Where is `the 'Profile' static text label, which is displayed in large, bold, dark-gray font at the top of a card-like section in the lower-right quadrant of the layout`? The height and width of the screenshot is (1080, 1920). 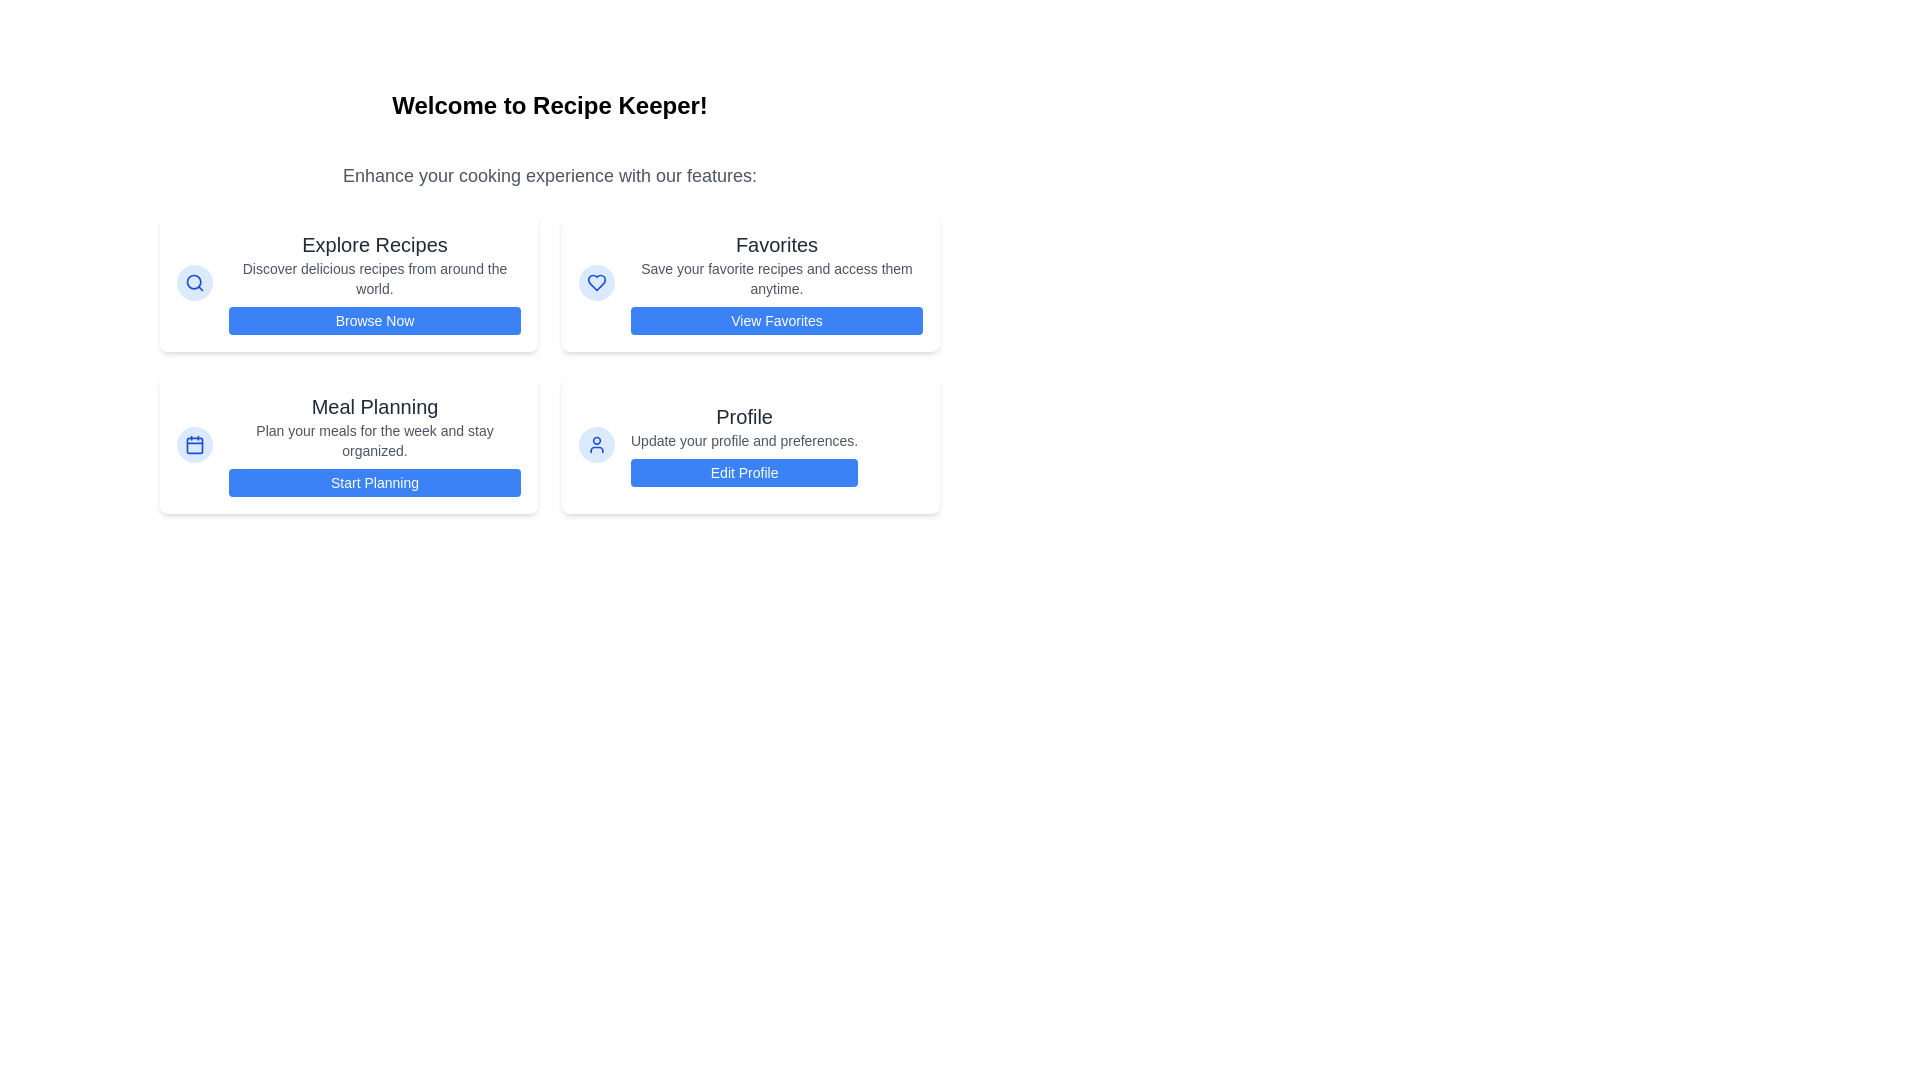 the 'Profile' static text label, which is displayed in large, bold, dark-gray font at the top of a card-like section in the lower-right quadrant of the layout is located at coordinates (743, 415).